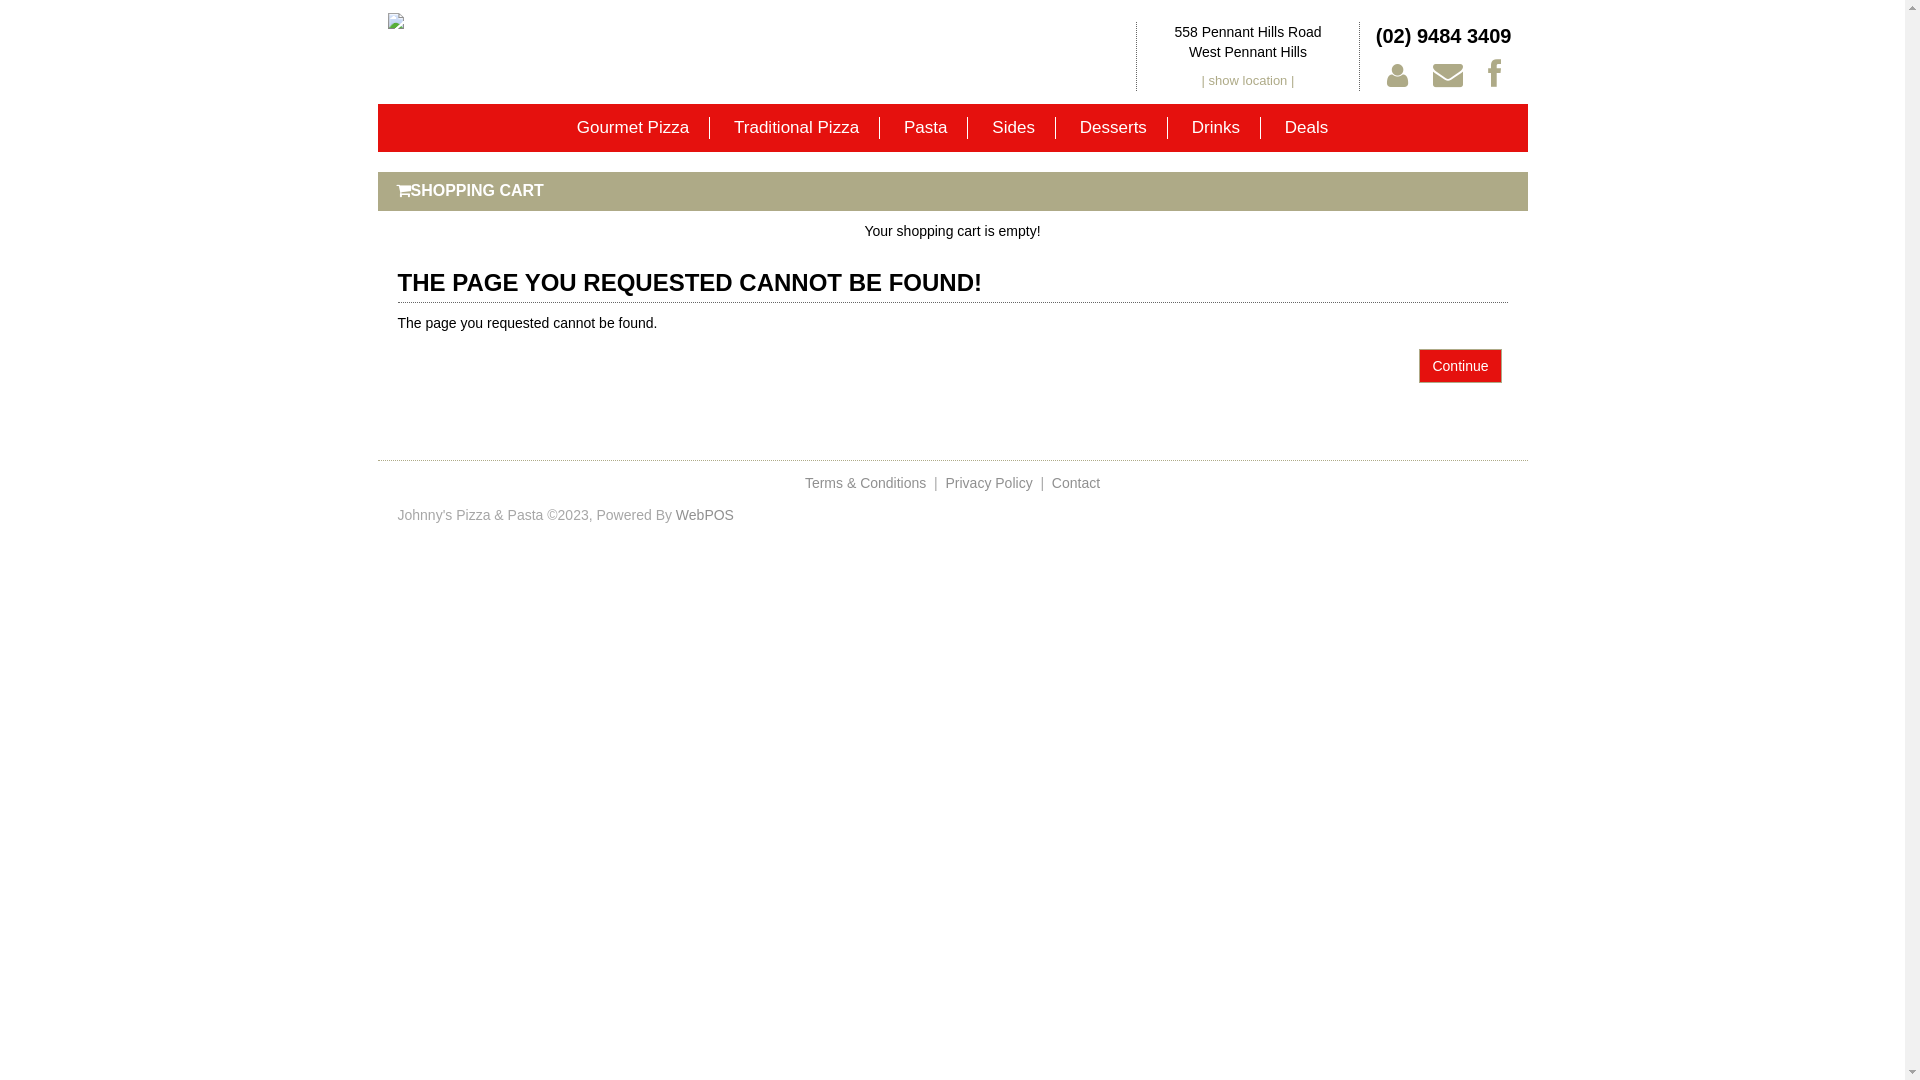  I want to click on 'Privacy Policy', so click(989, 482).